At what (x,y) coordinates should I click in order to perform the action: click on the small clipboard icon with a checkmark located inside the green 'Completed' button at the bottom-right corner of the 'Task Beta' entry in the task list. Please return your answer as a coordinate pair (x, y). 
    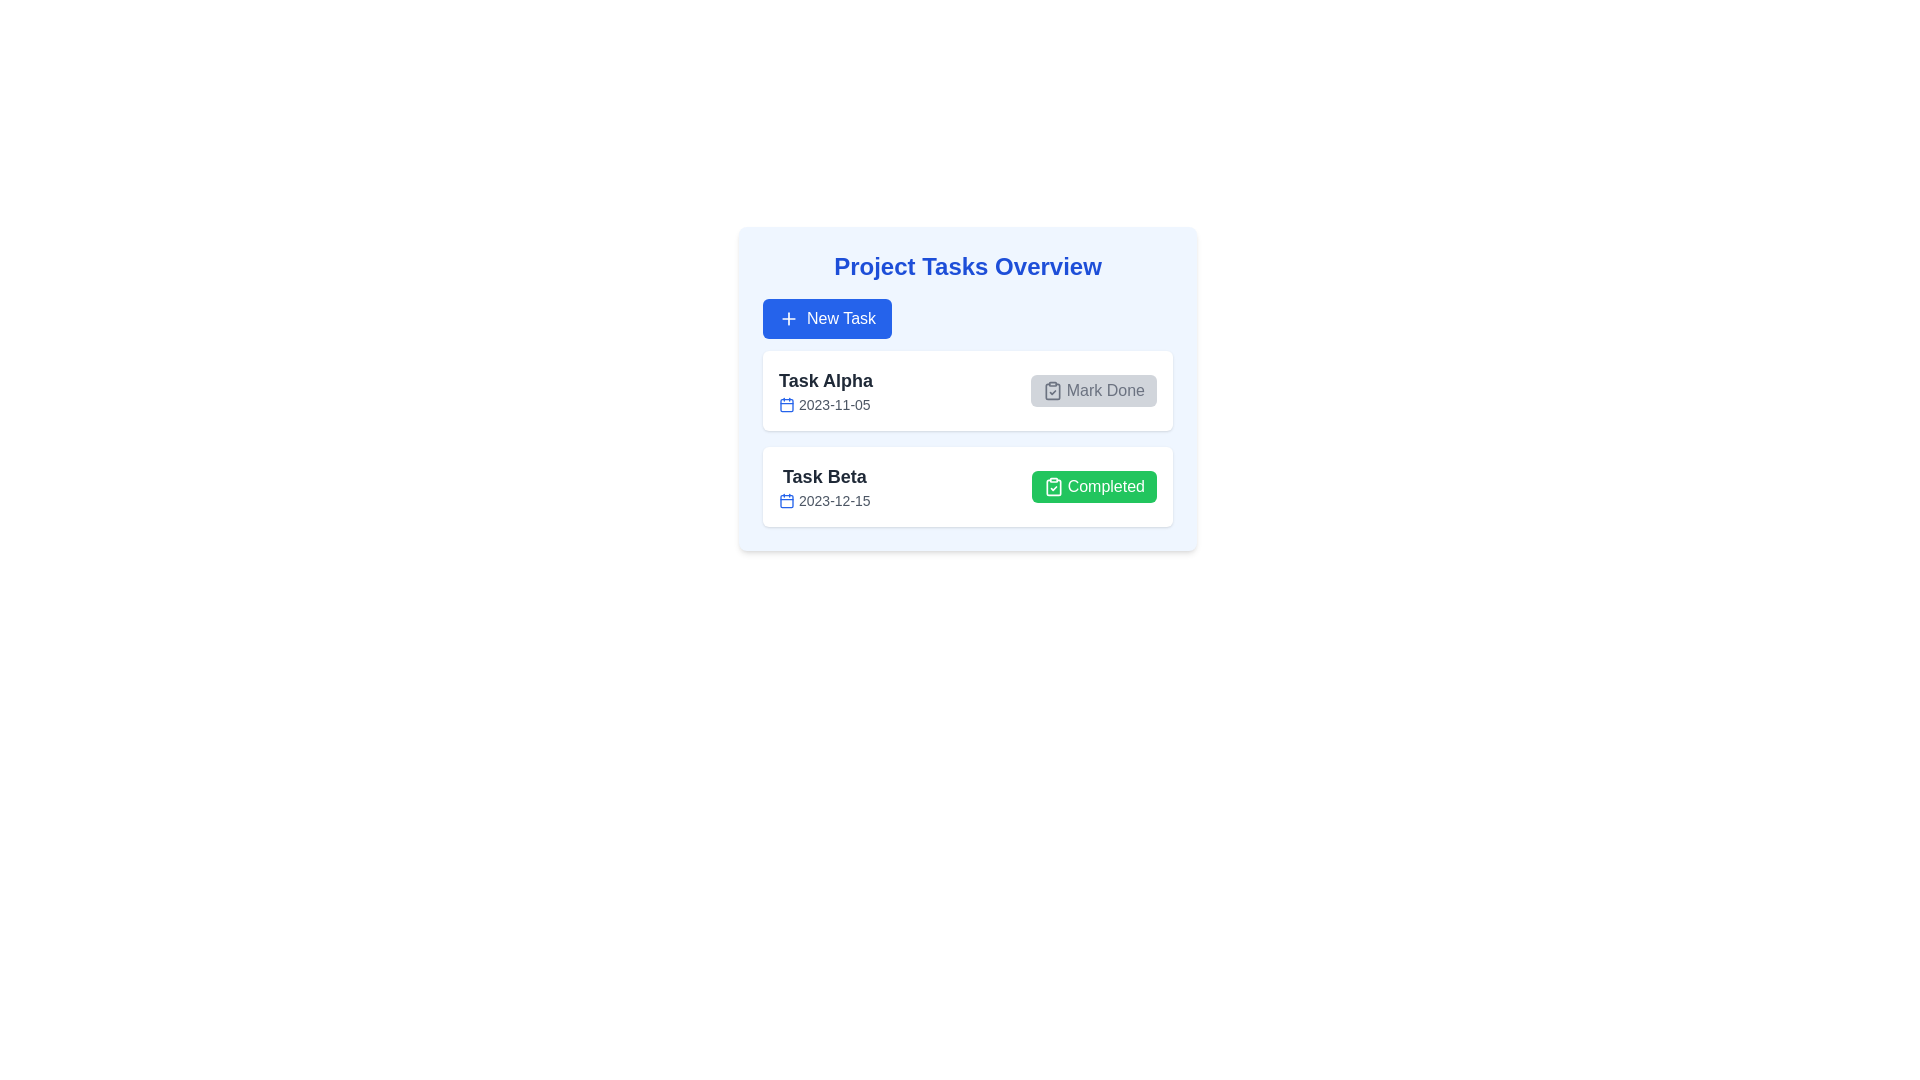
    Looking at the image, I should click on (1052, 486).